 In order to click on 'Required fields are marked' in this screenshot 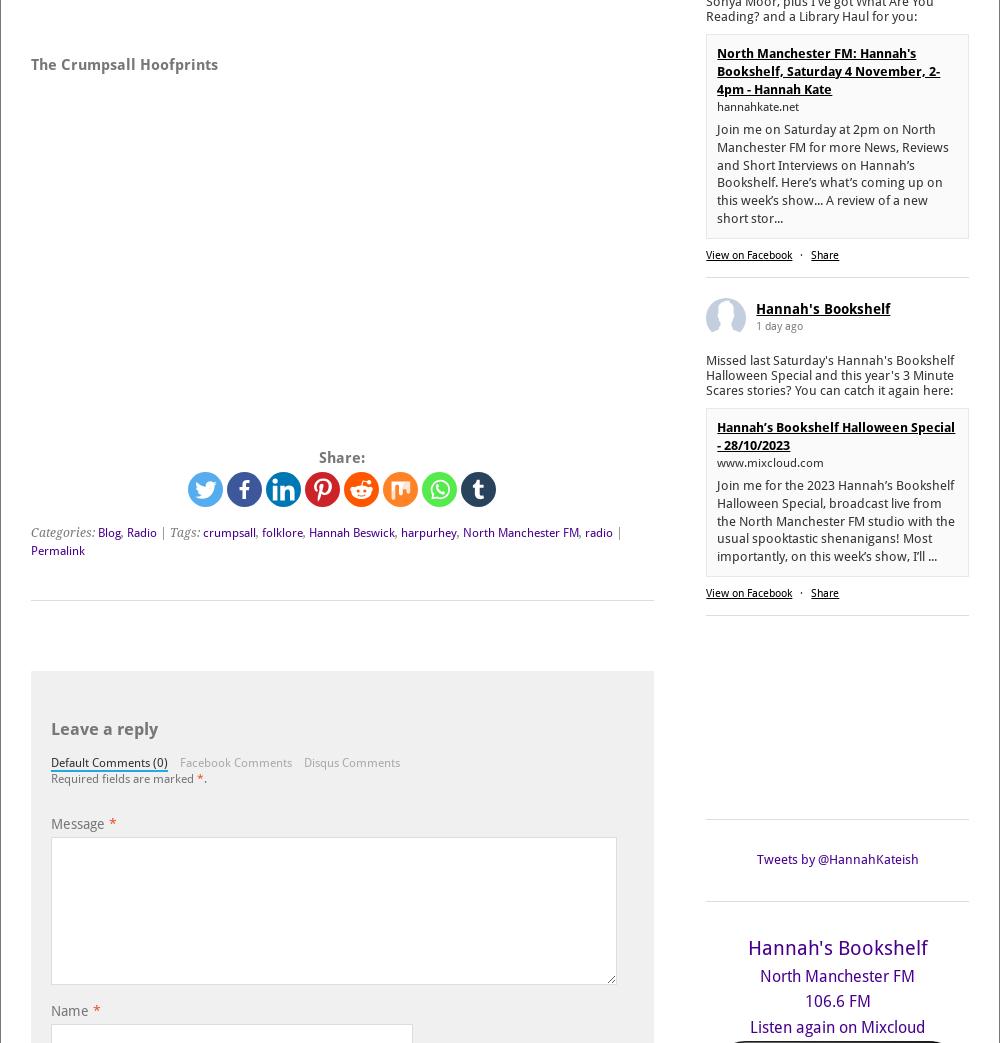, I will do `click(123, 778)`.